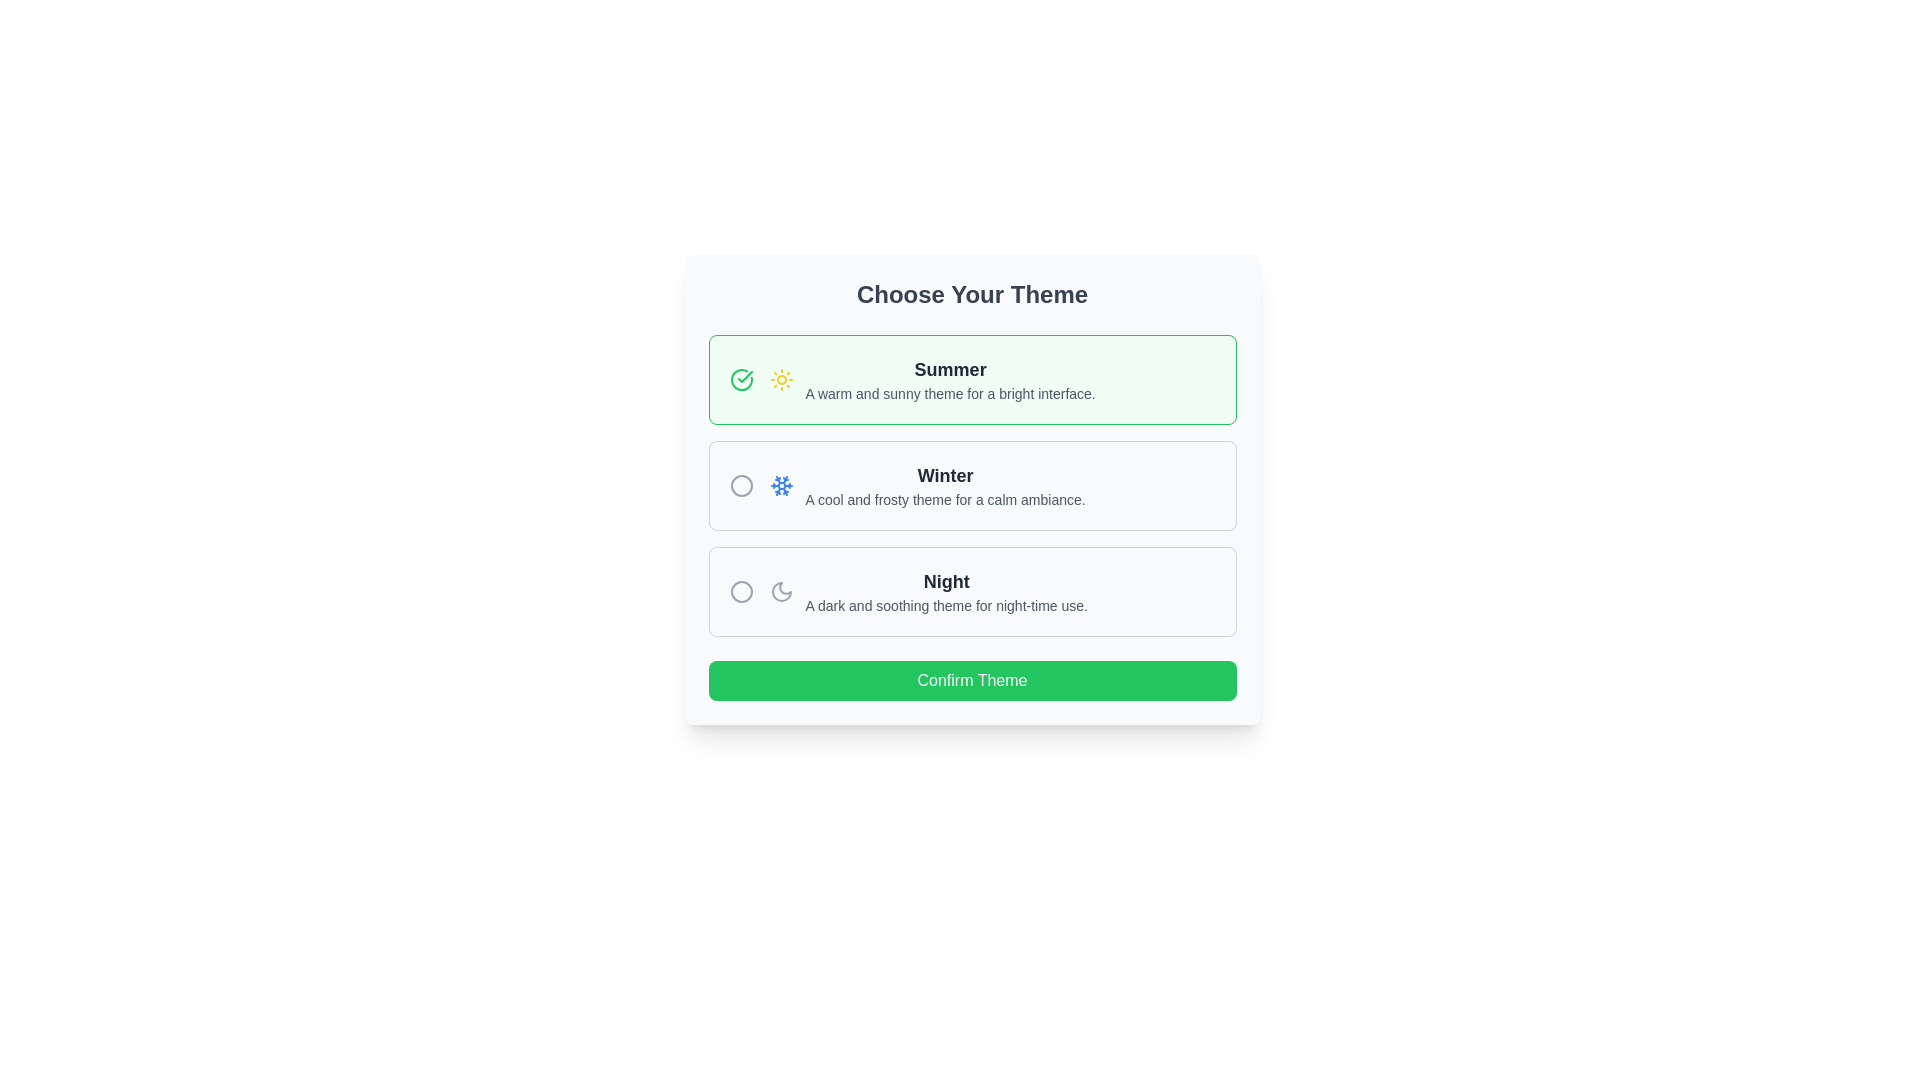  Describe the element at coordinates (740, 590) in the screenshot. I see `the unselected radio button for the 'Night' theme, which is located adjacent to the moon icon and the descriptive text` at that location.